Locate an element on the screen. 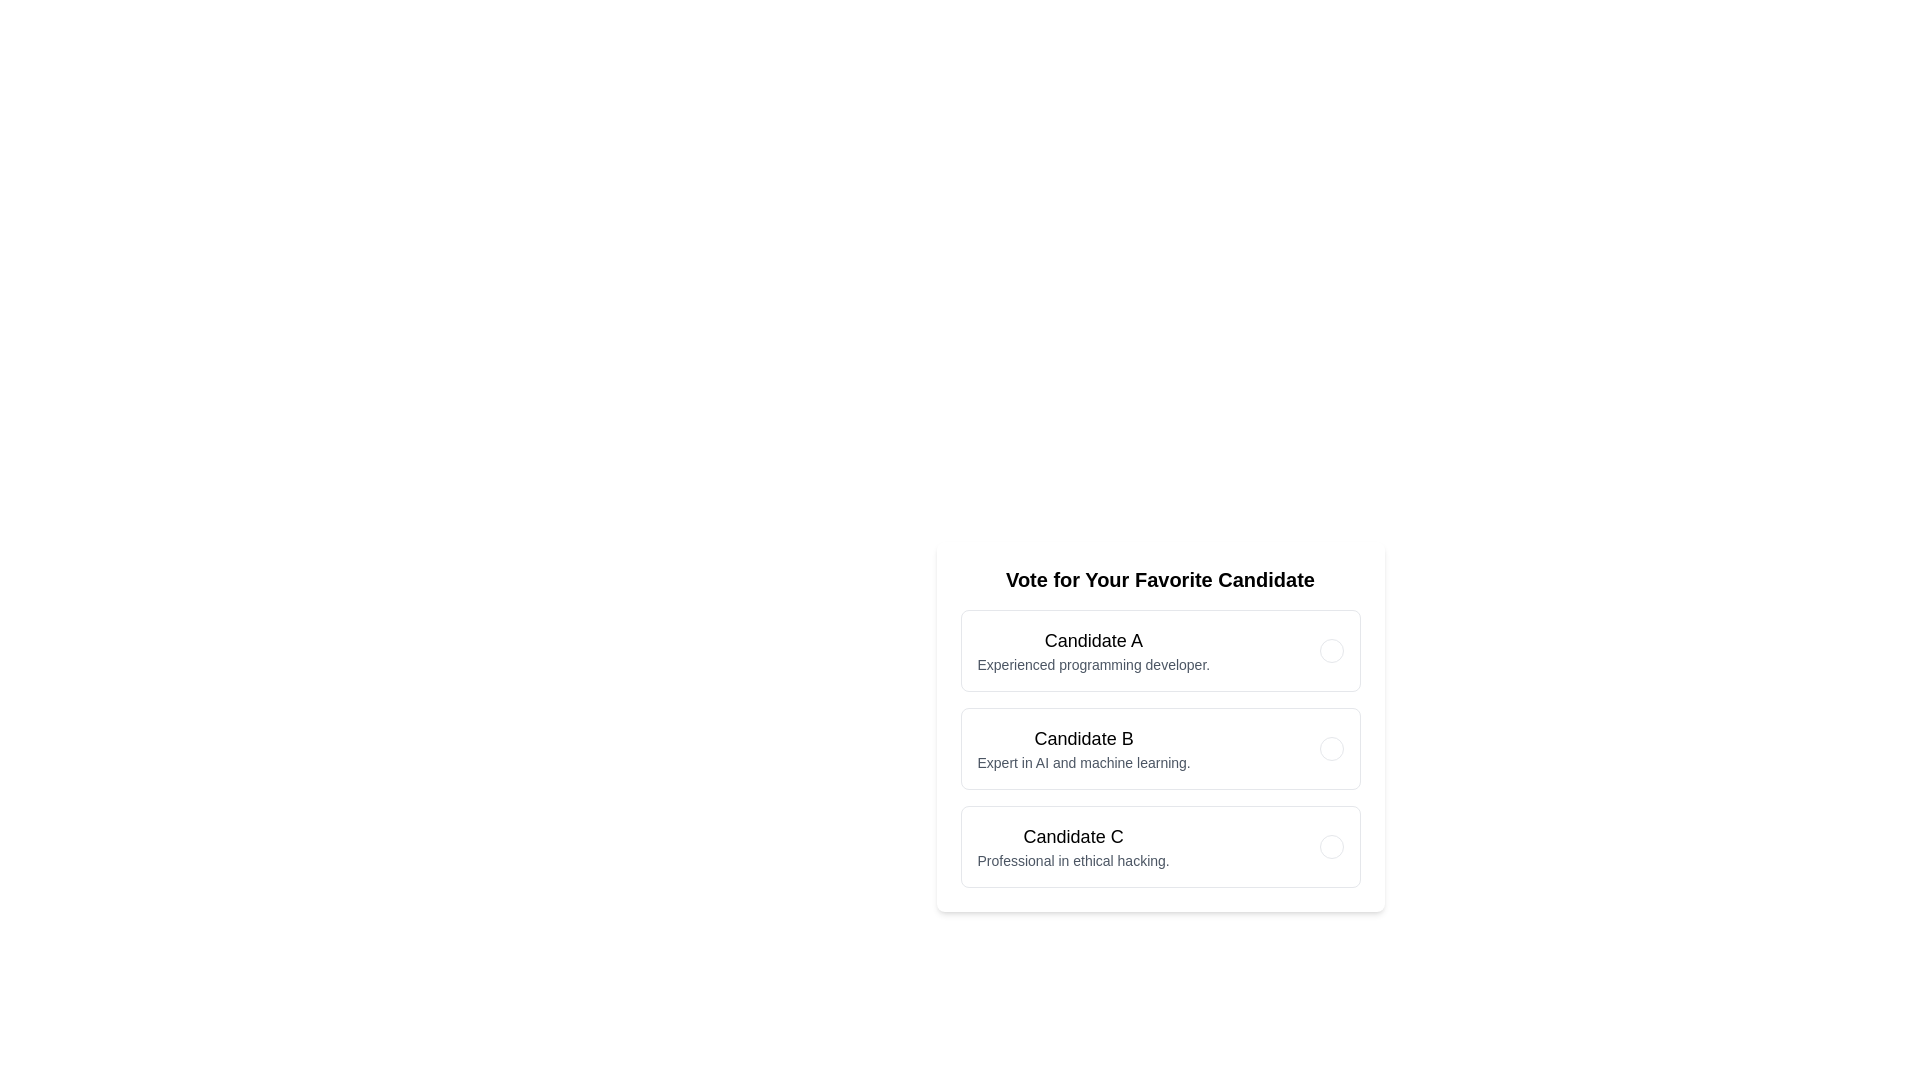  the interactive area for Candidate B to toggle the vote state is located at coordinates (1160, 748).